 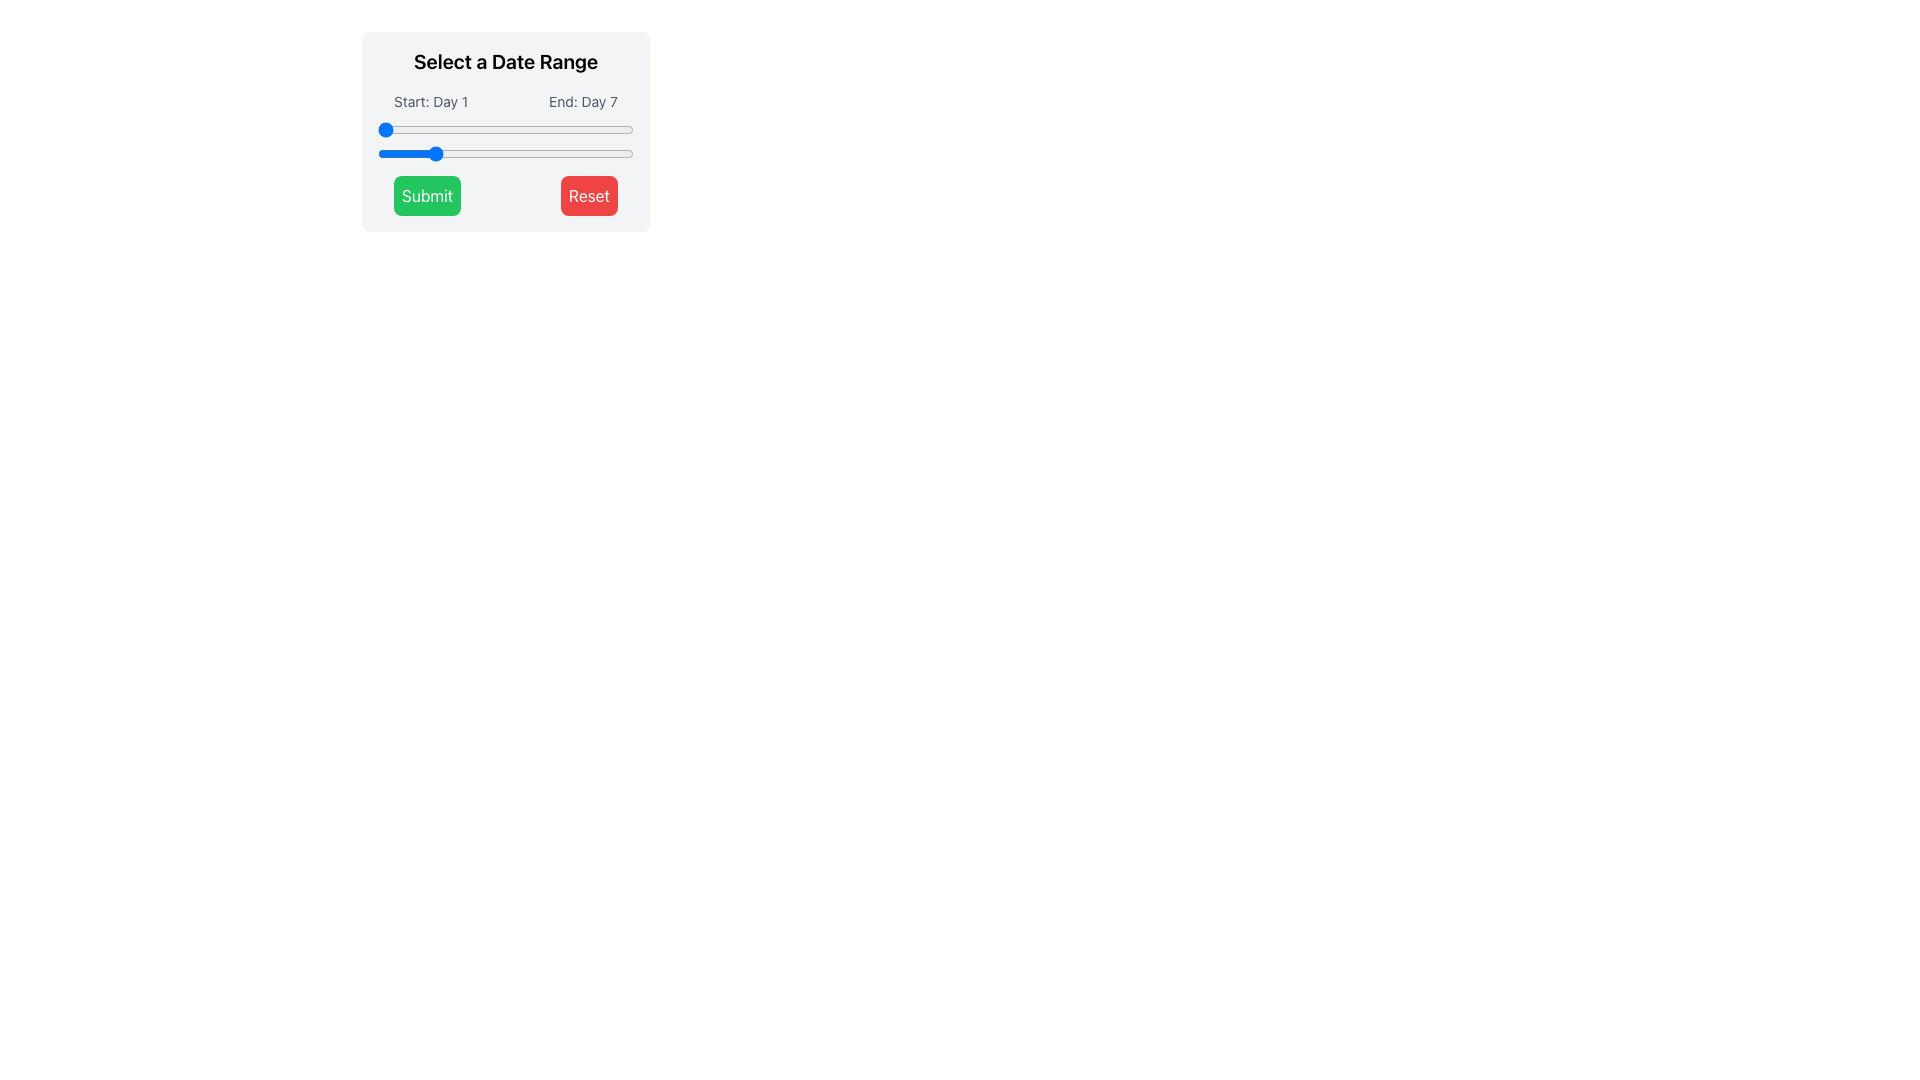 What do you see at coordinates (606, 130) in the screenshot?
I see `the slider` at bounding box center [606, 130].